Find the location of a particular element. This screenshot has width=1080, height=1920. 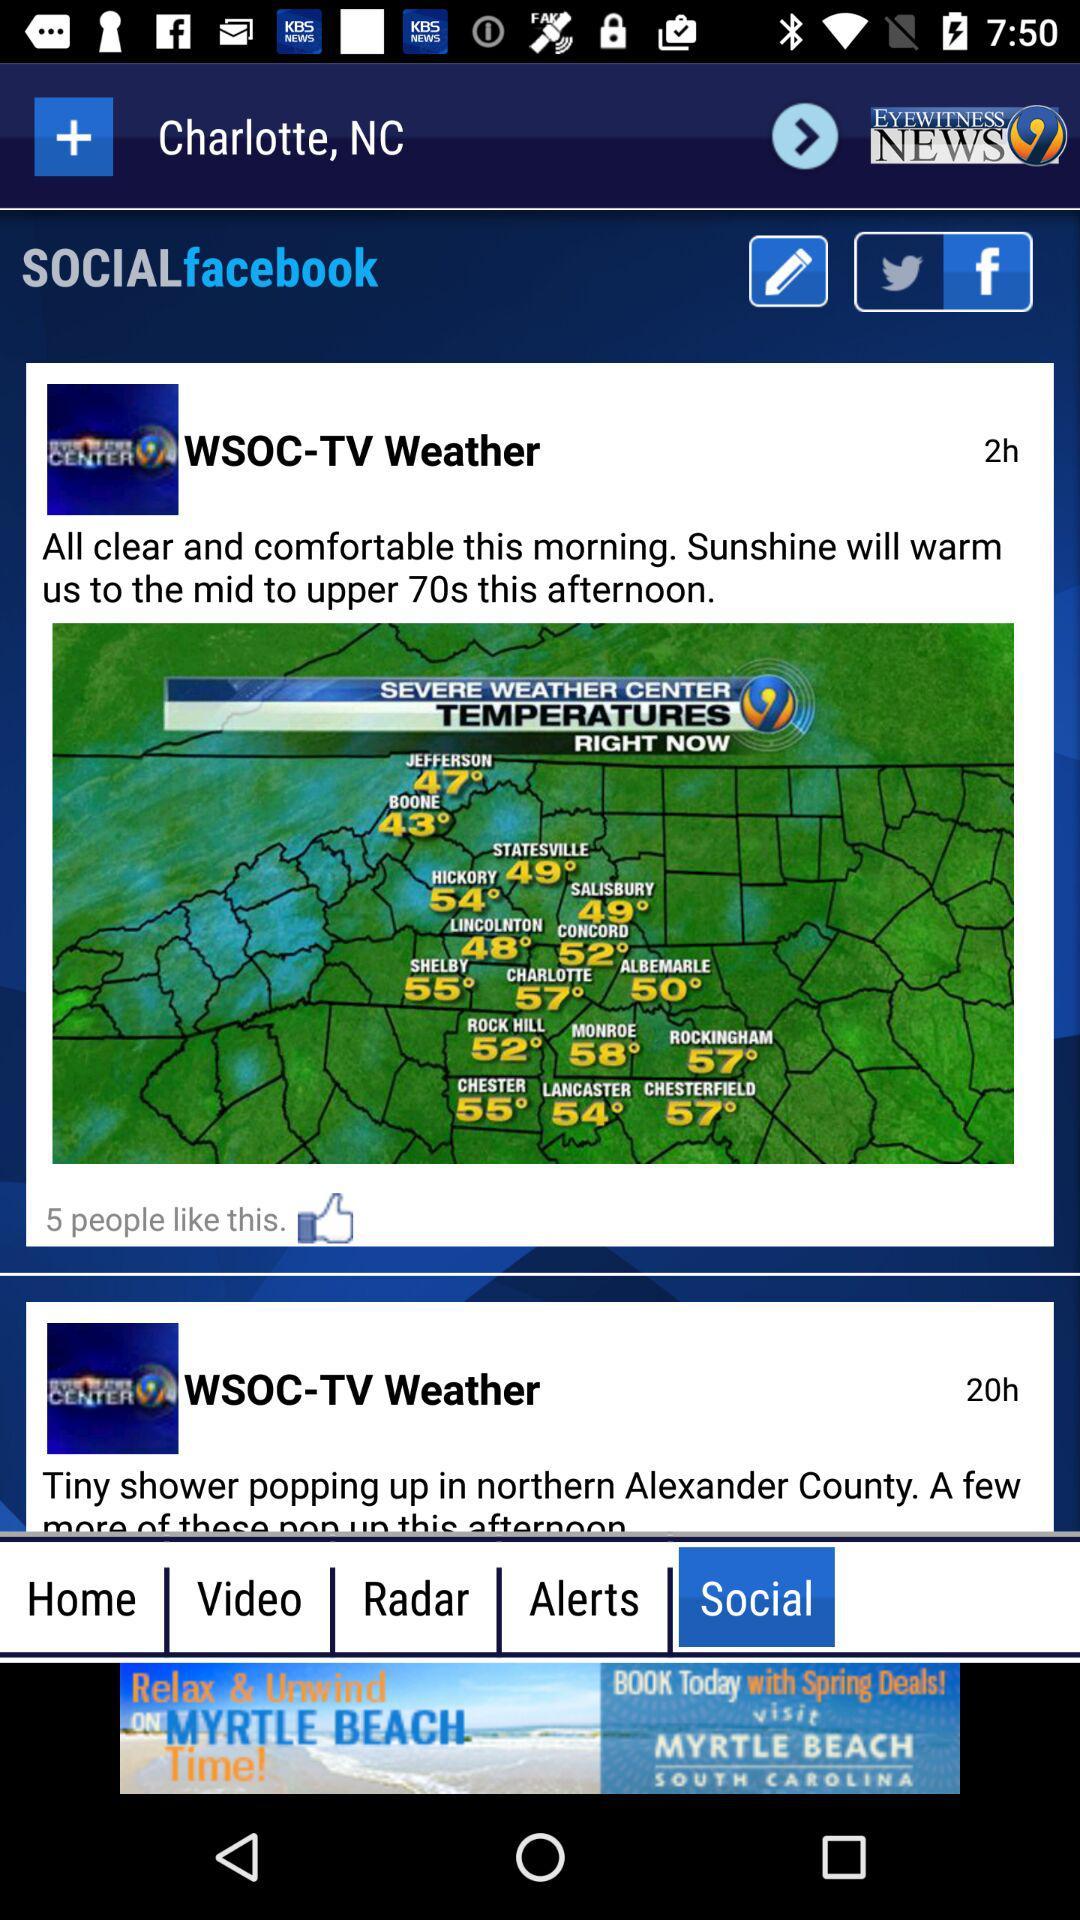

advertisement image is located at coordinates (540, 1727).